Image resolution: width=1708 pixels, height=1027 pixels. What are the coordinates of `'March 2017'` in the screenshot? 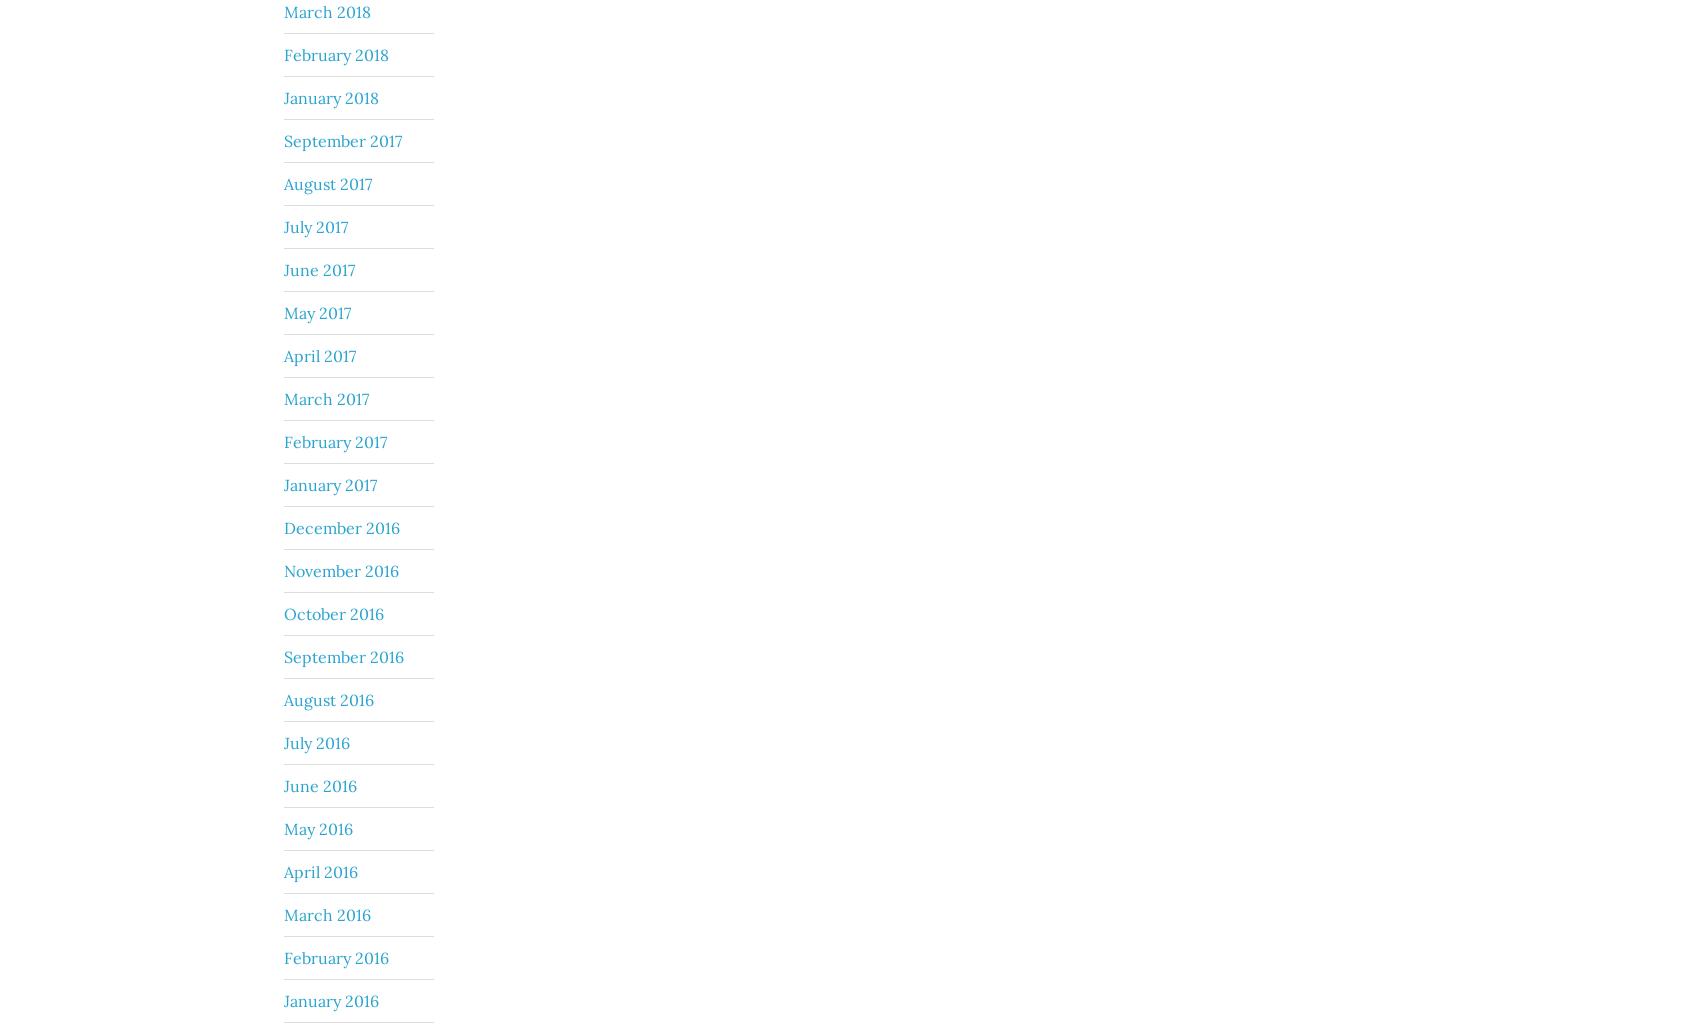 It's located at (326, 397).